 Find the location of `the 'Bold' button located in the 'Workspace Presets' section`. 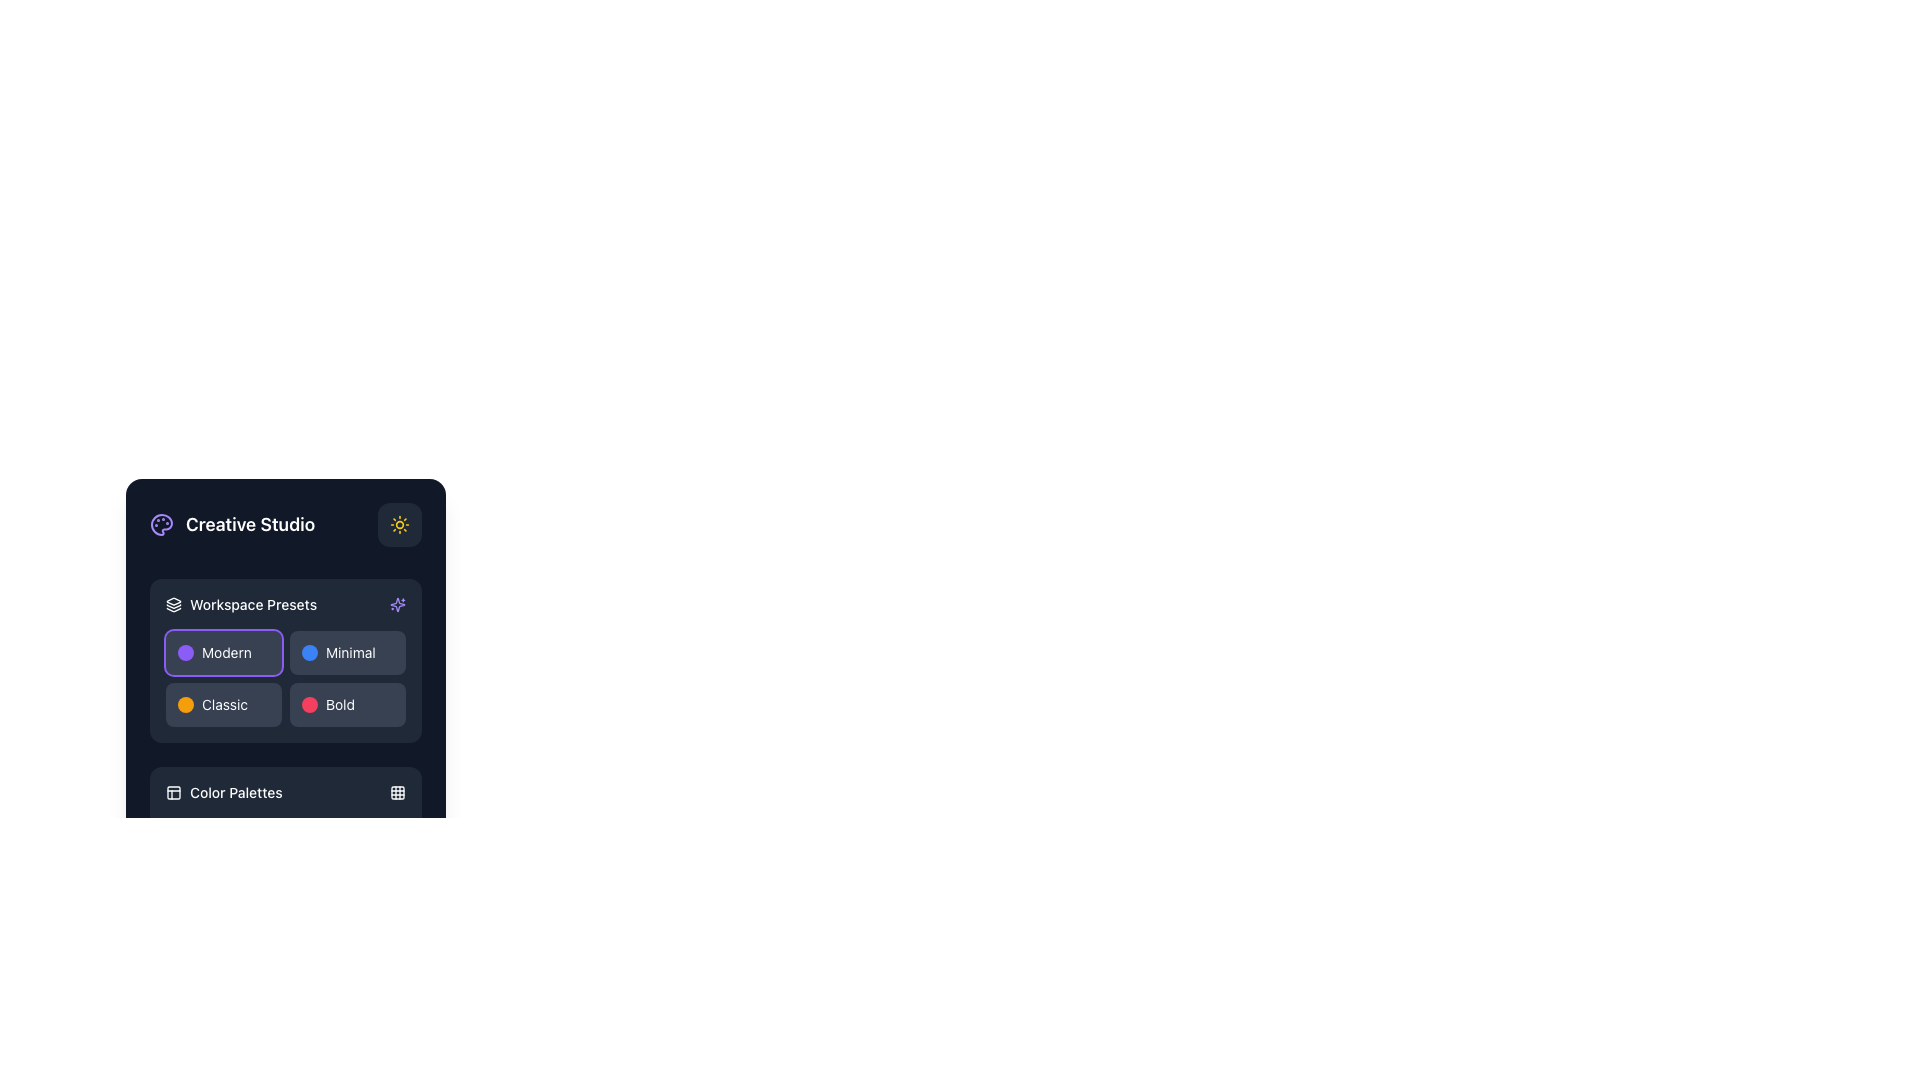

the 'Bold' button located in the 'Workspace Presets' section is located at coordinates (347, 704).